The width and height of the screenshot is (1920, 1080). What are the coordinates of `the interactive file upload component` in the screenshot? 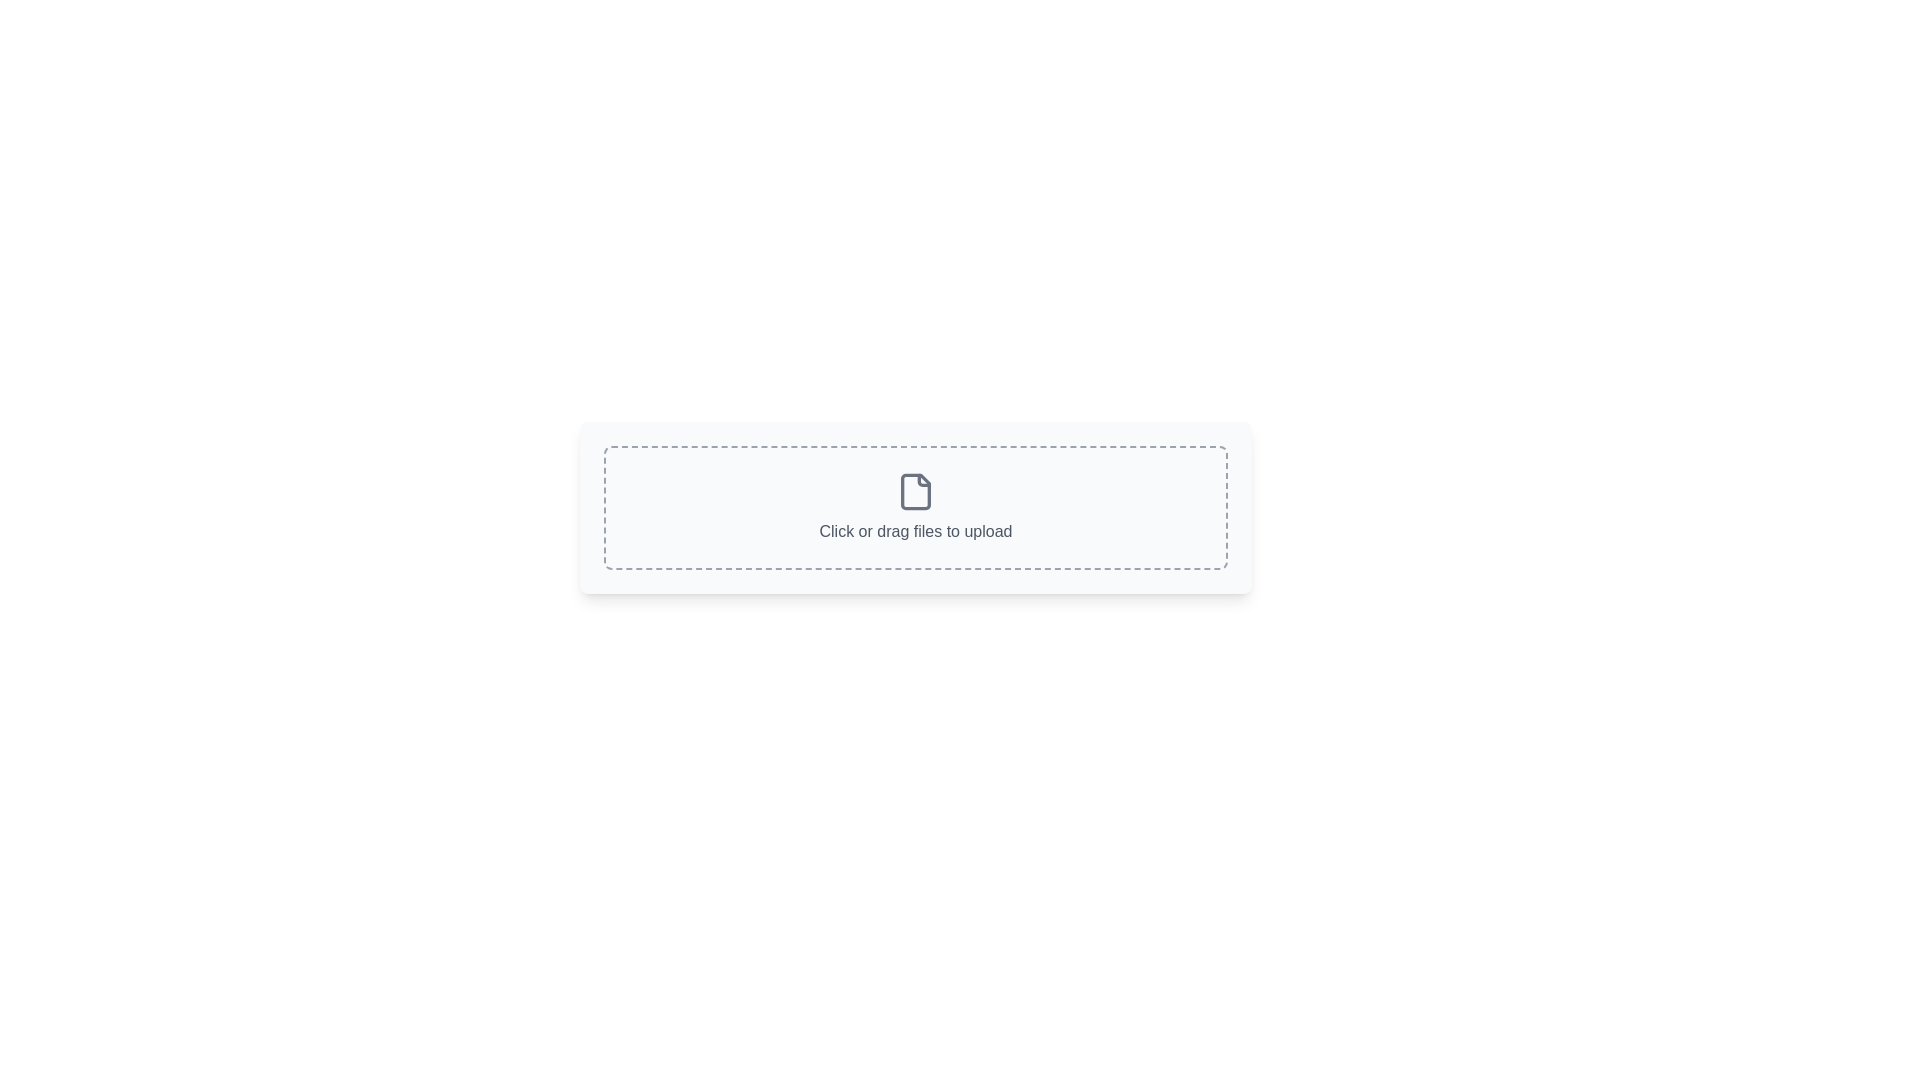 It's located at (915, 507).